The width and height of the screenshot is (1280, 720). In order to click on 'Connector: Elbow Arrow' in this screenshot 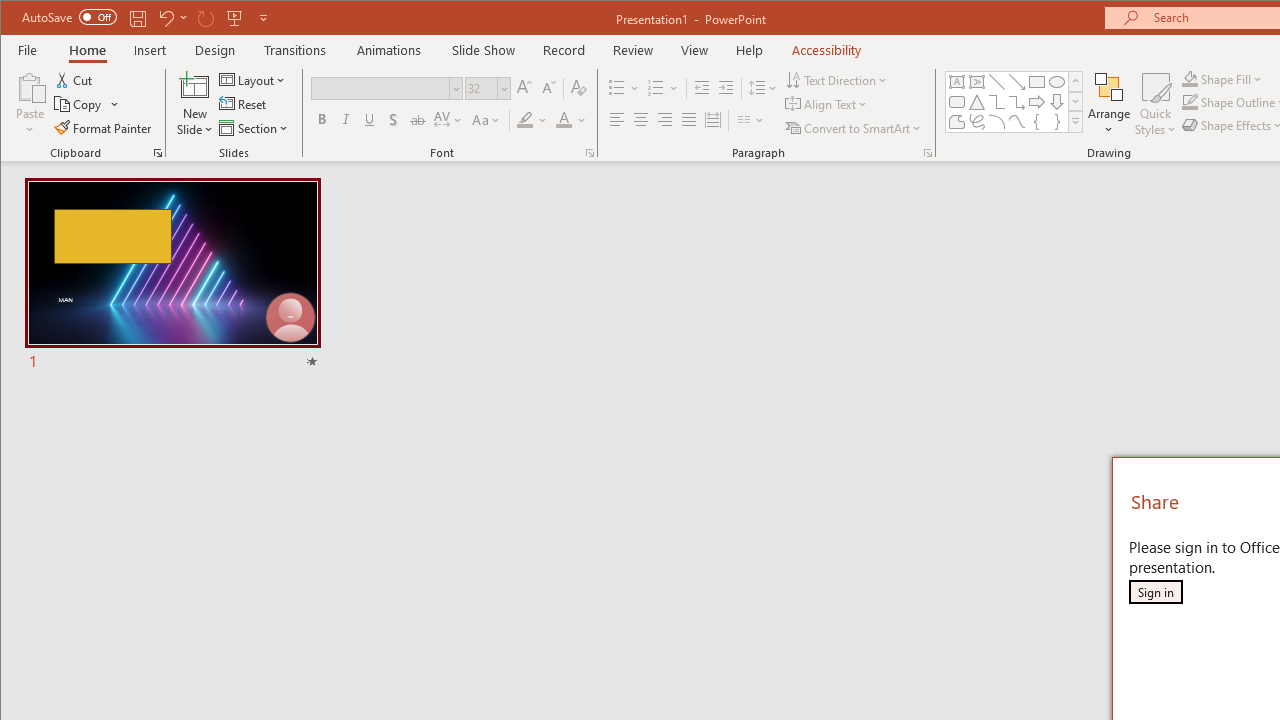, I will do `click(1016, 102)`.